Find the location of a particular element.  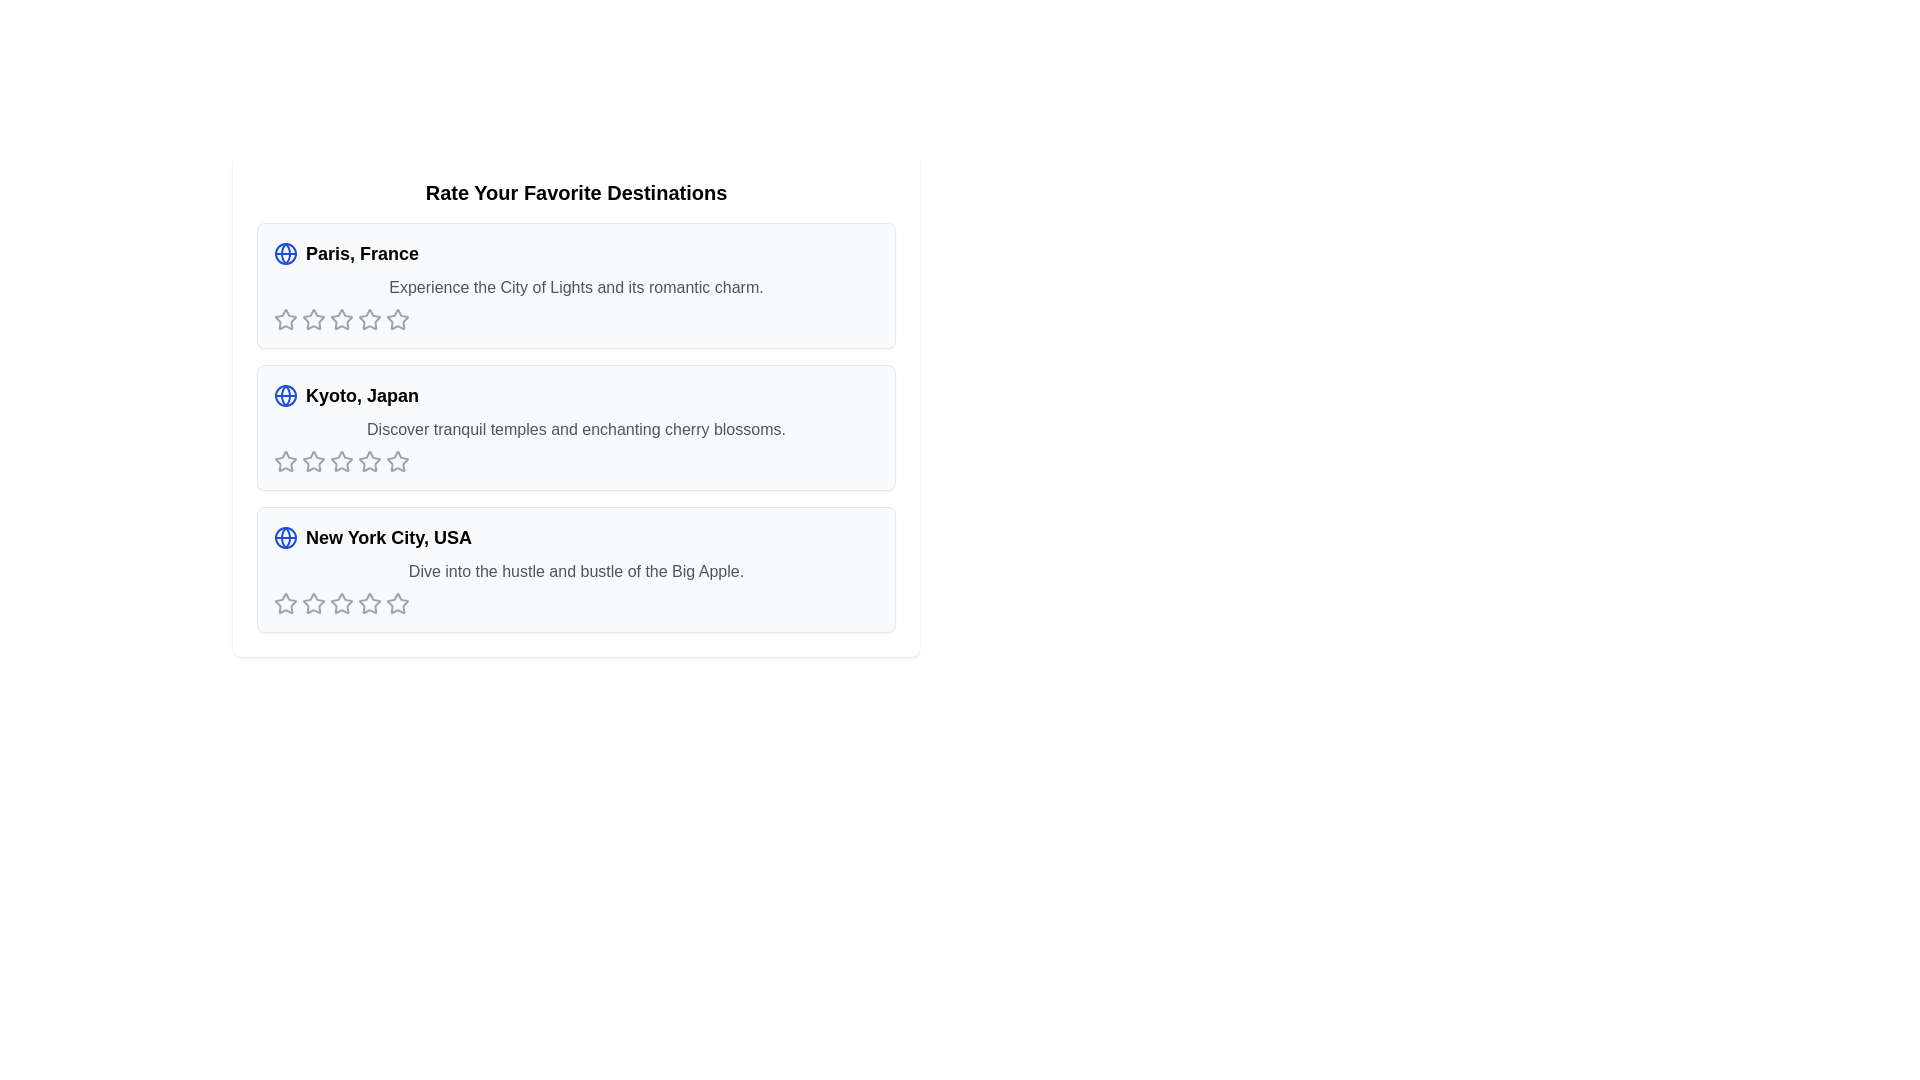

the leftmost star icon in the star rating component to provide a rating for 'Paris, France' is located at coordinates (312, 318).